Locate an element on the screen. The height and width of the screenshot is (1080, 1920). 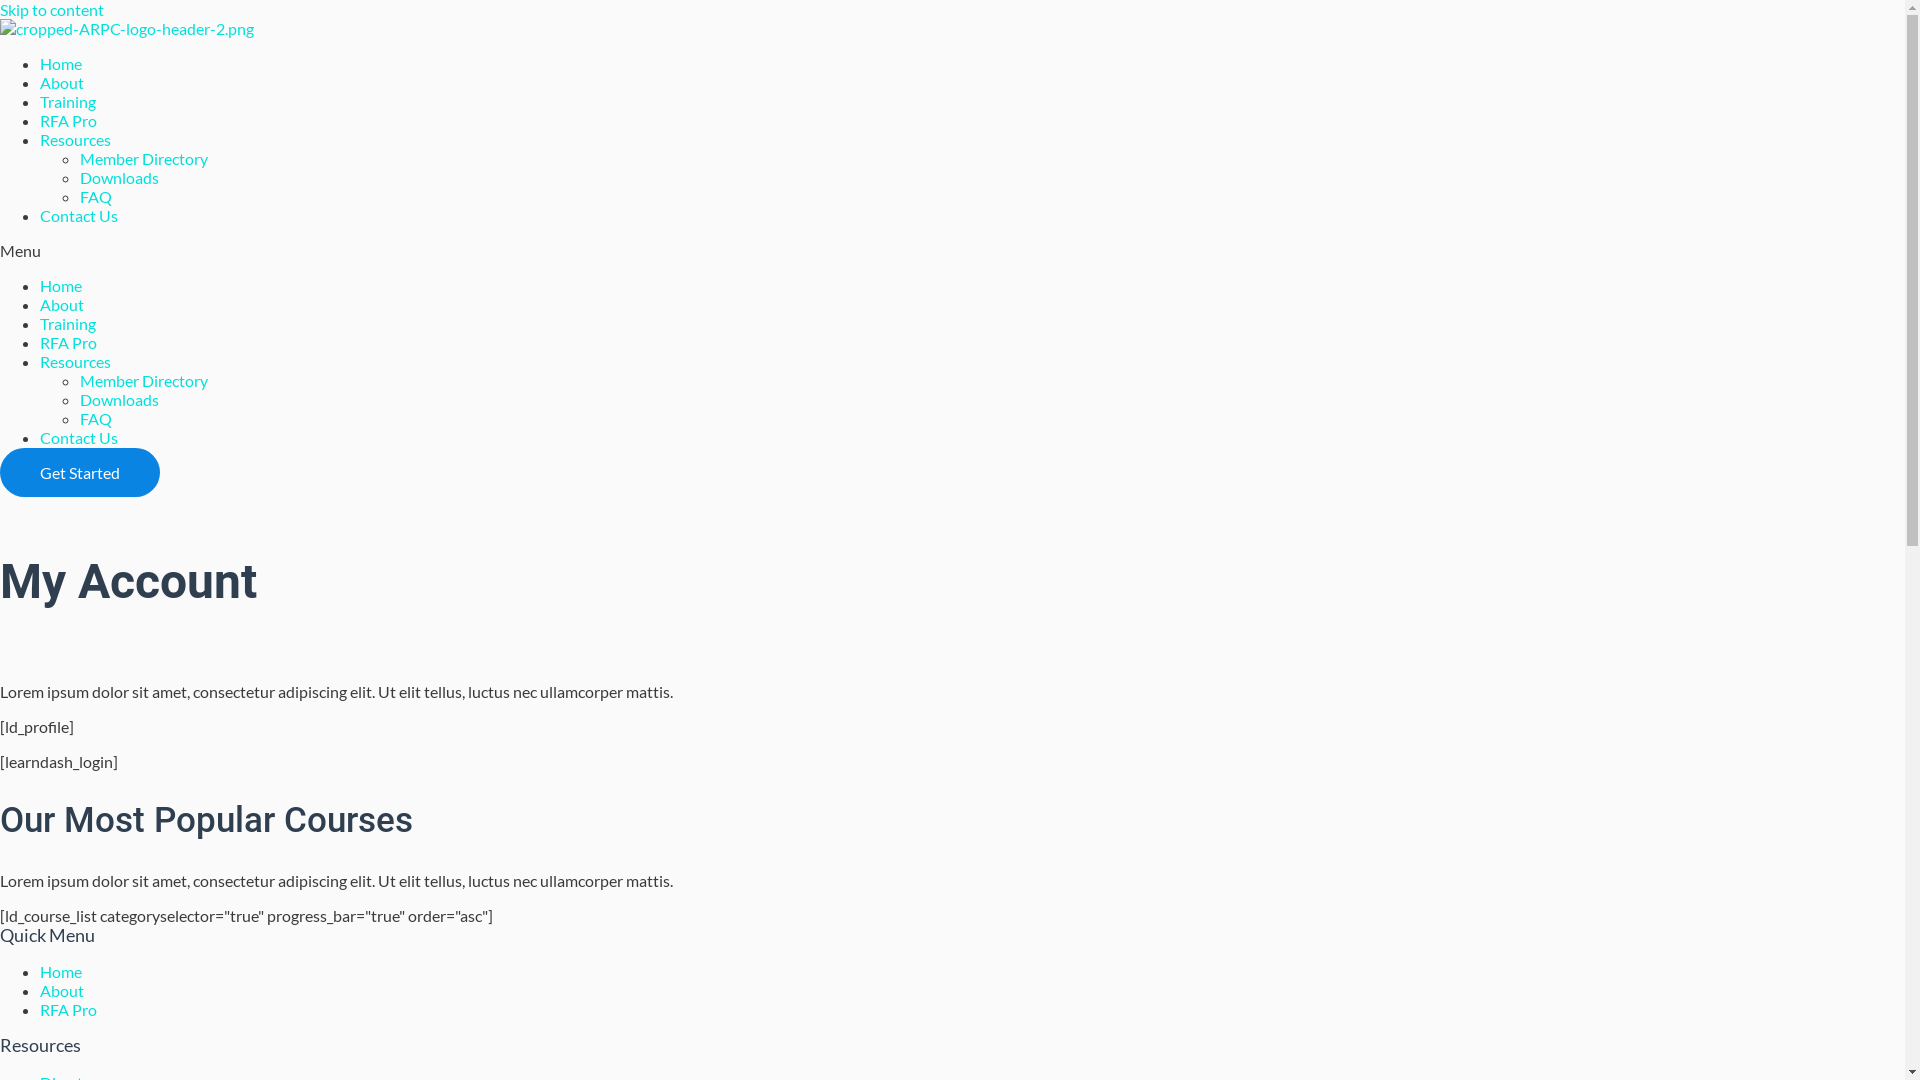
'Home' is located at coordinates (61, 970).